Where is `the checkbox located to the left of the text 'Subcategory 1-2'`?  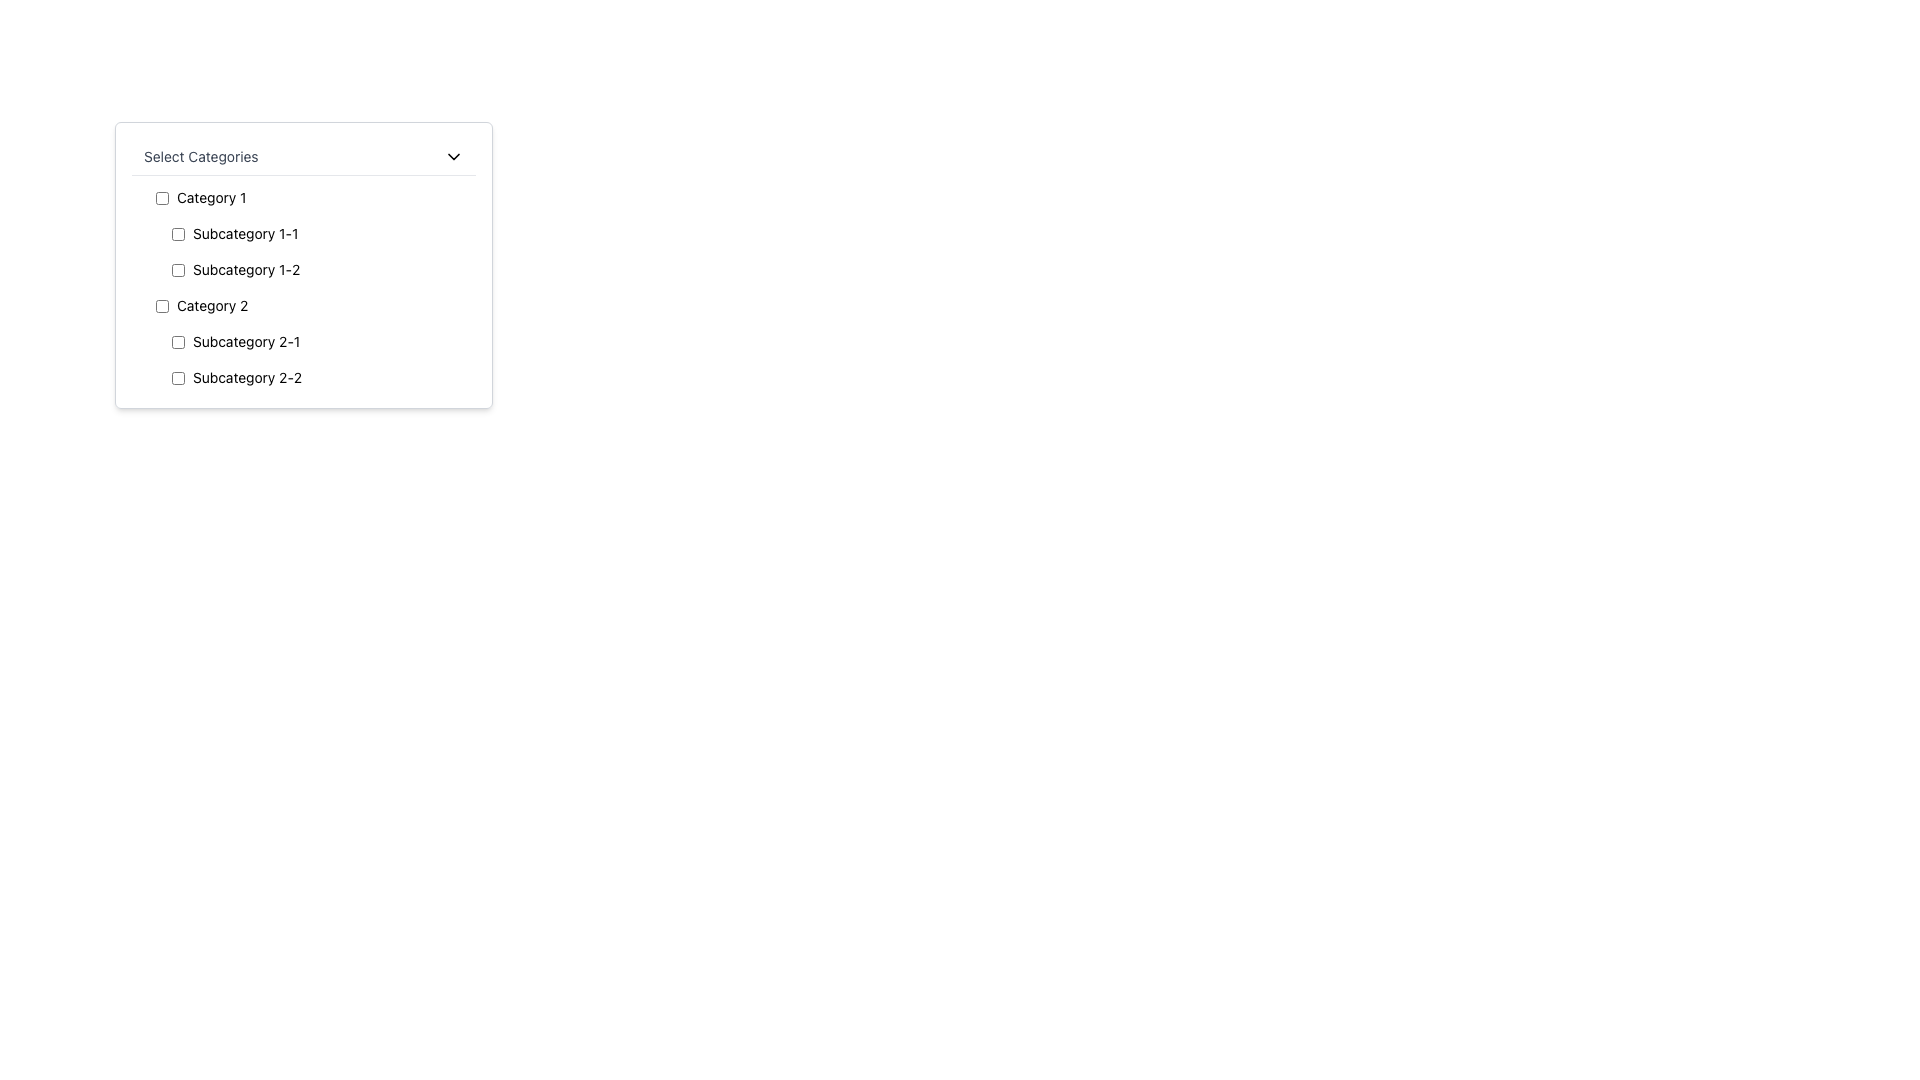
the checkbox located to the left of the text 'Subcategory 1-2' is located at coordinates (178, 270).